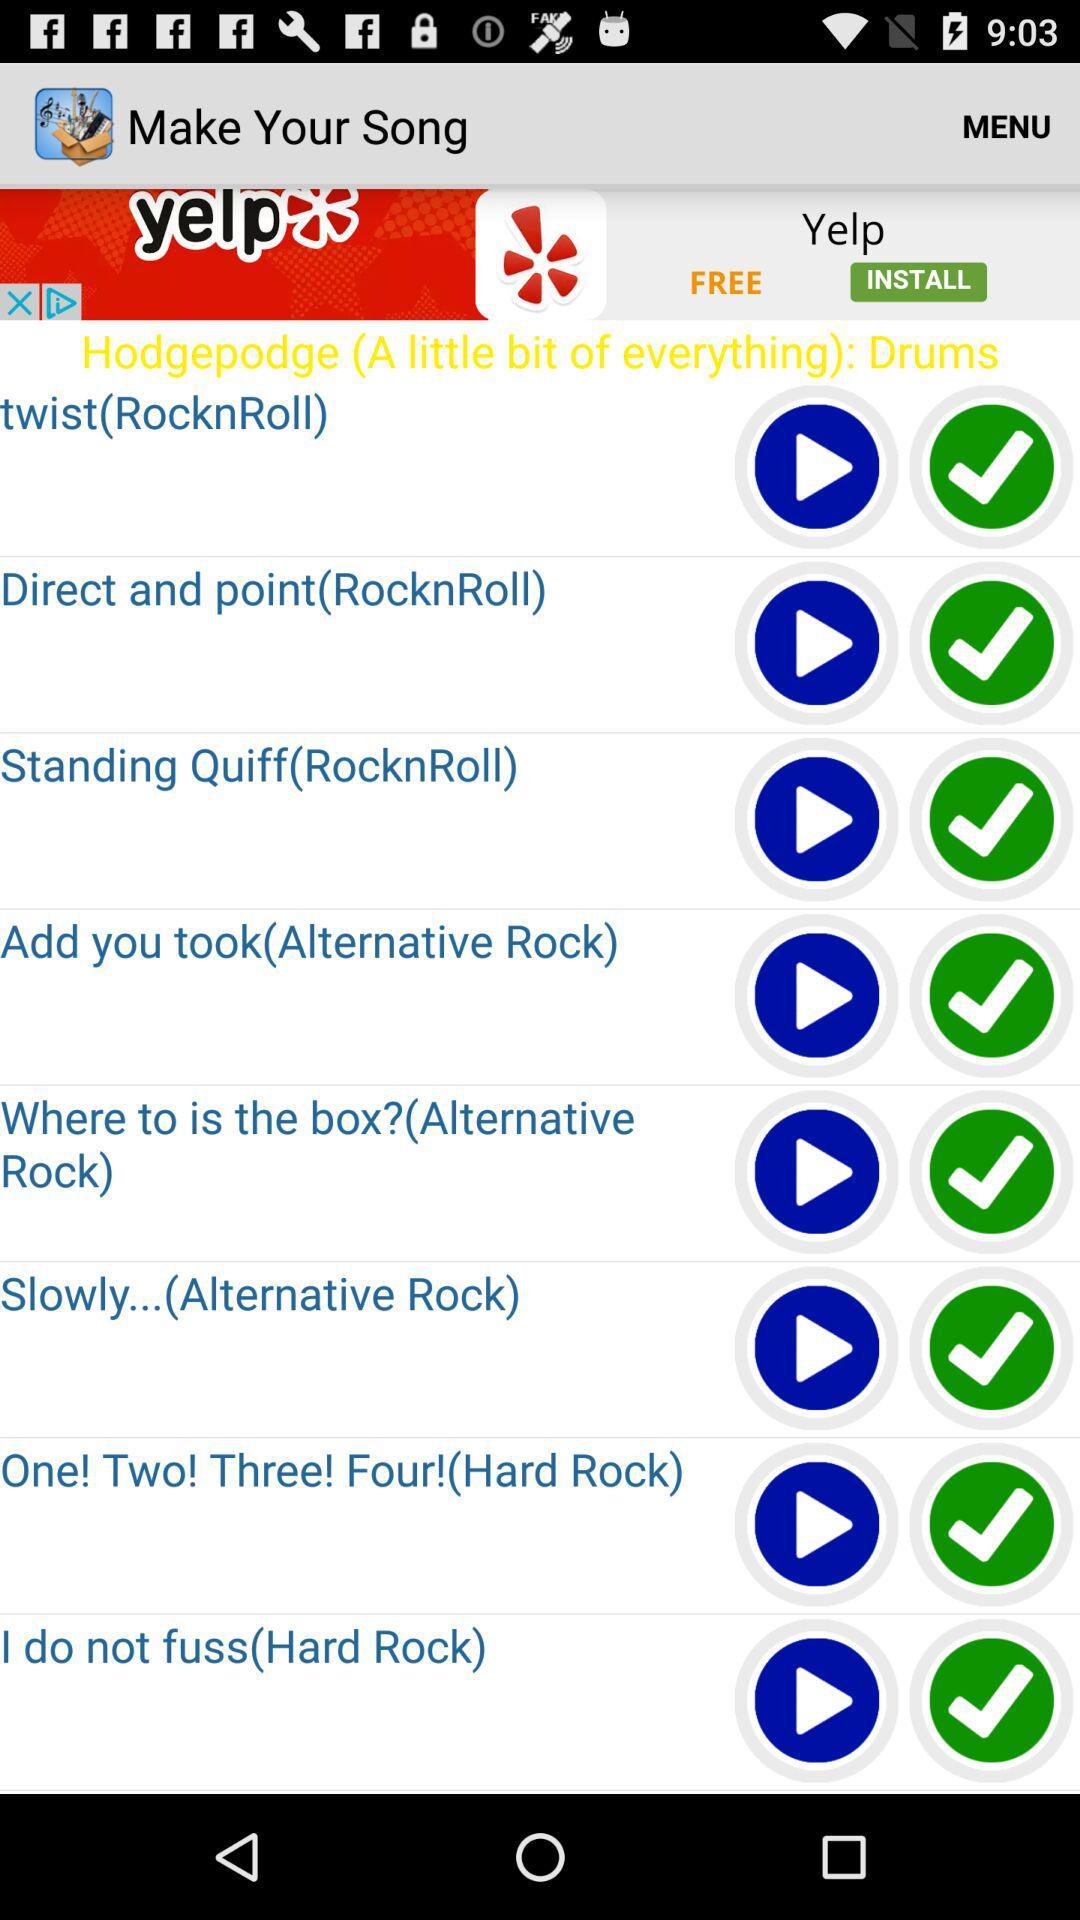 The width and height of the screenshot is (1080, 1920). What do you see at coordinates (817, 644) in the screenshot?
I see `audio` at bounding box center [817, 644].